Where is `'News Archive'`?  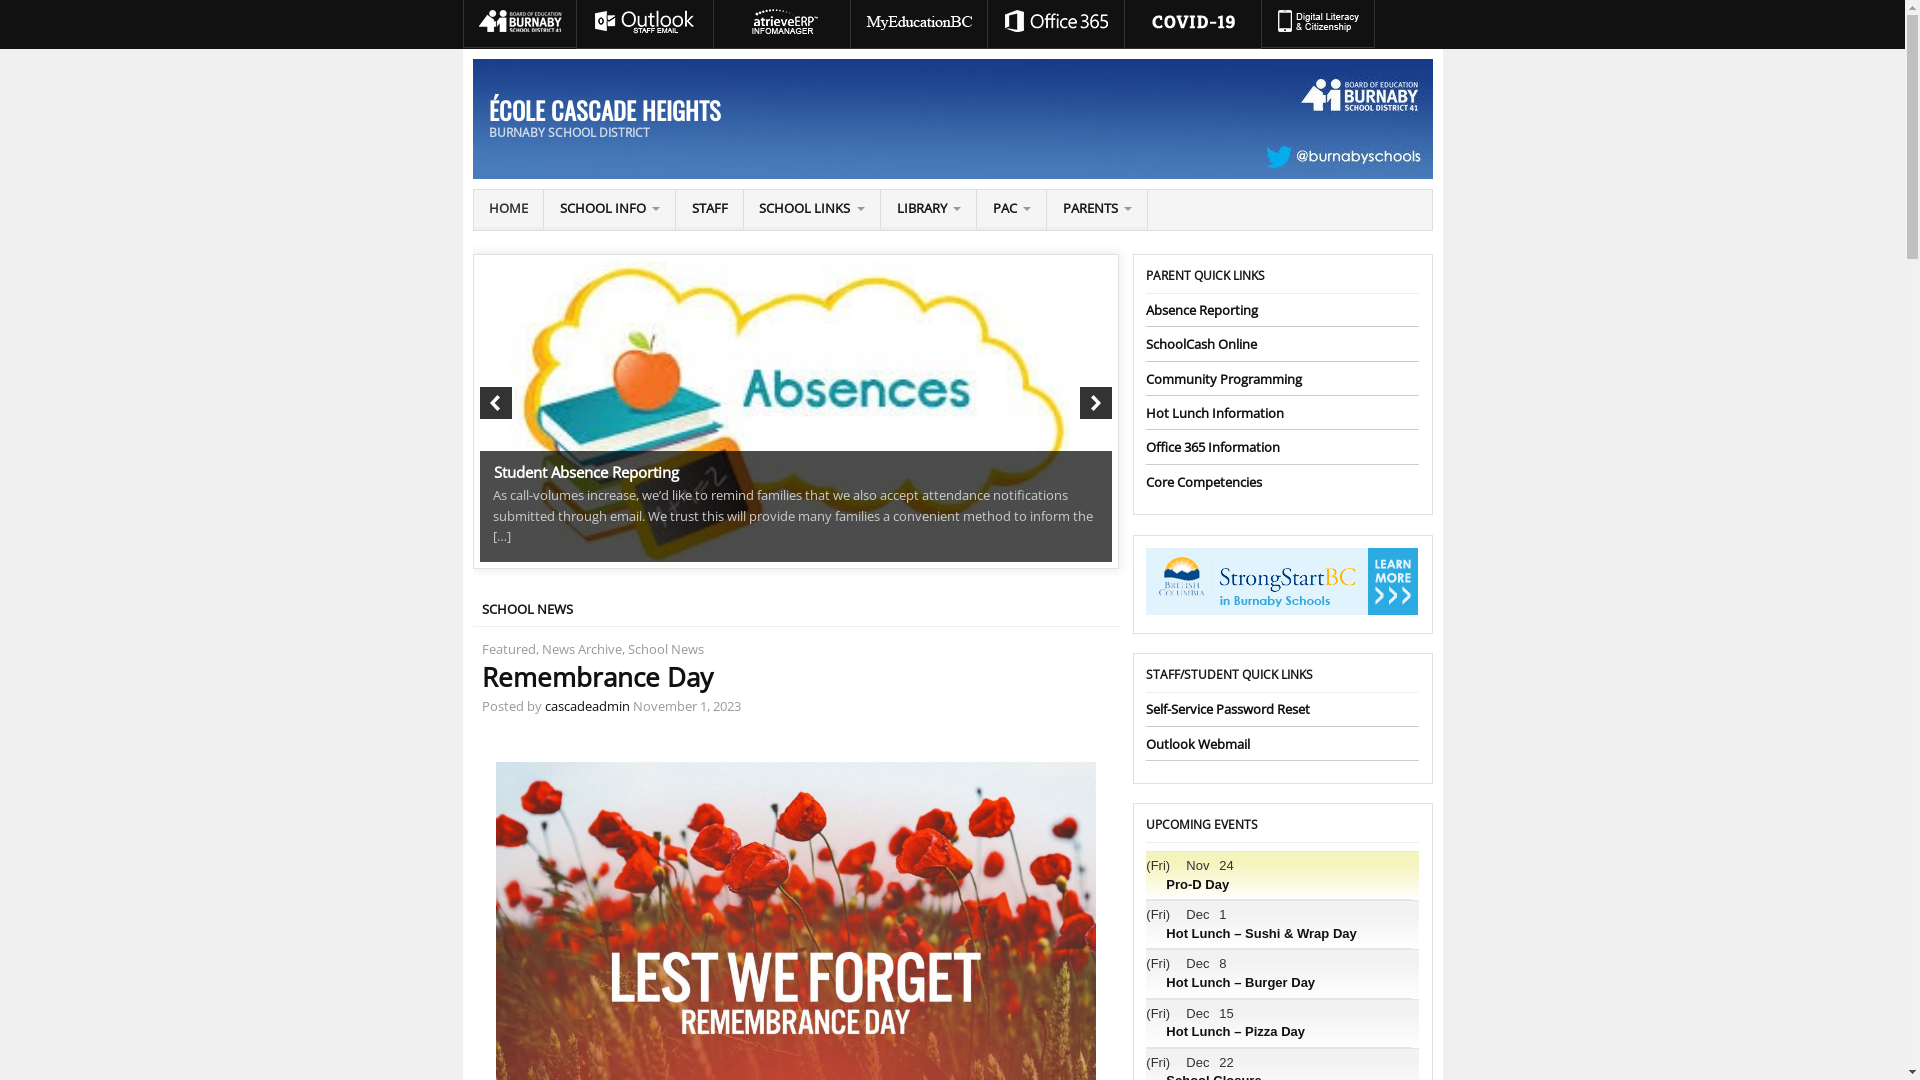
'News Archive' is located at coordinates (580, 648).